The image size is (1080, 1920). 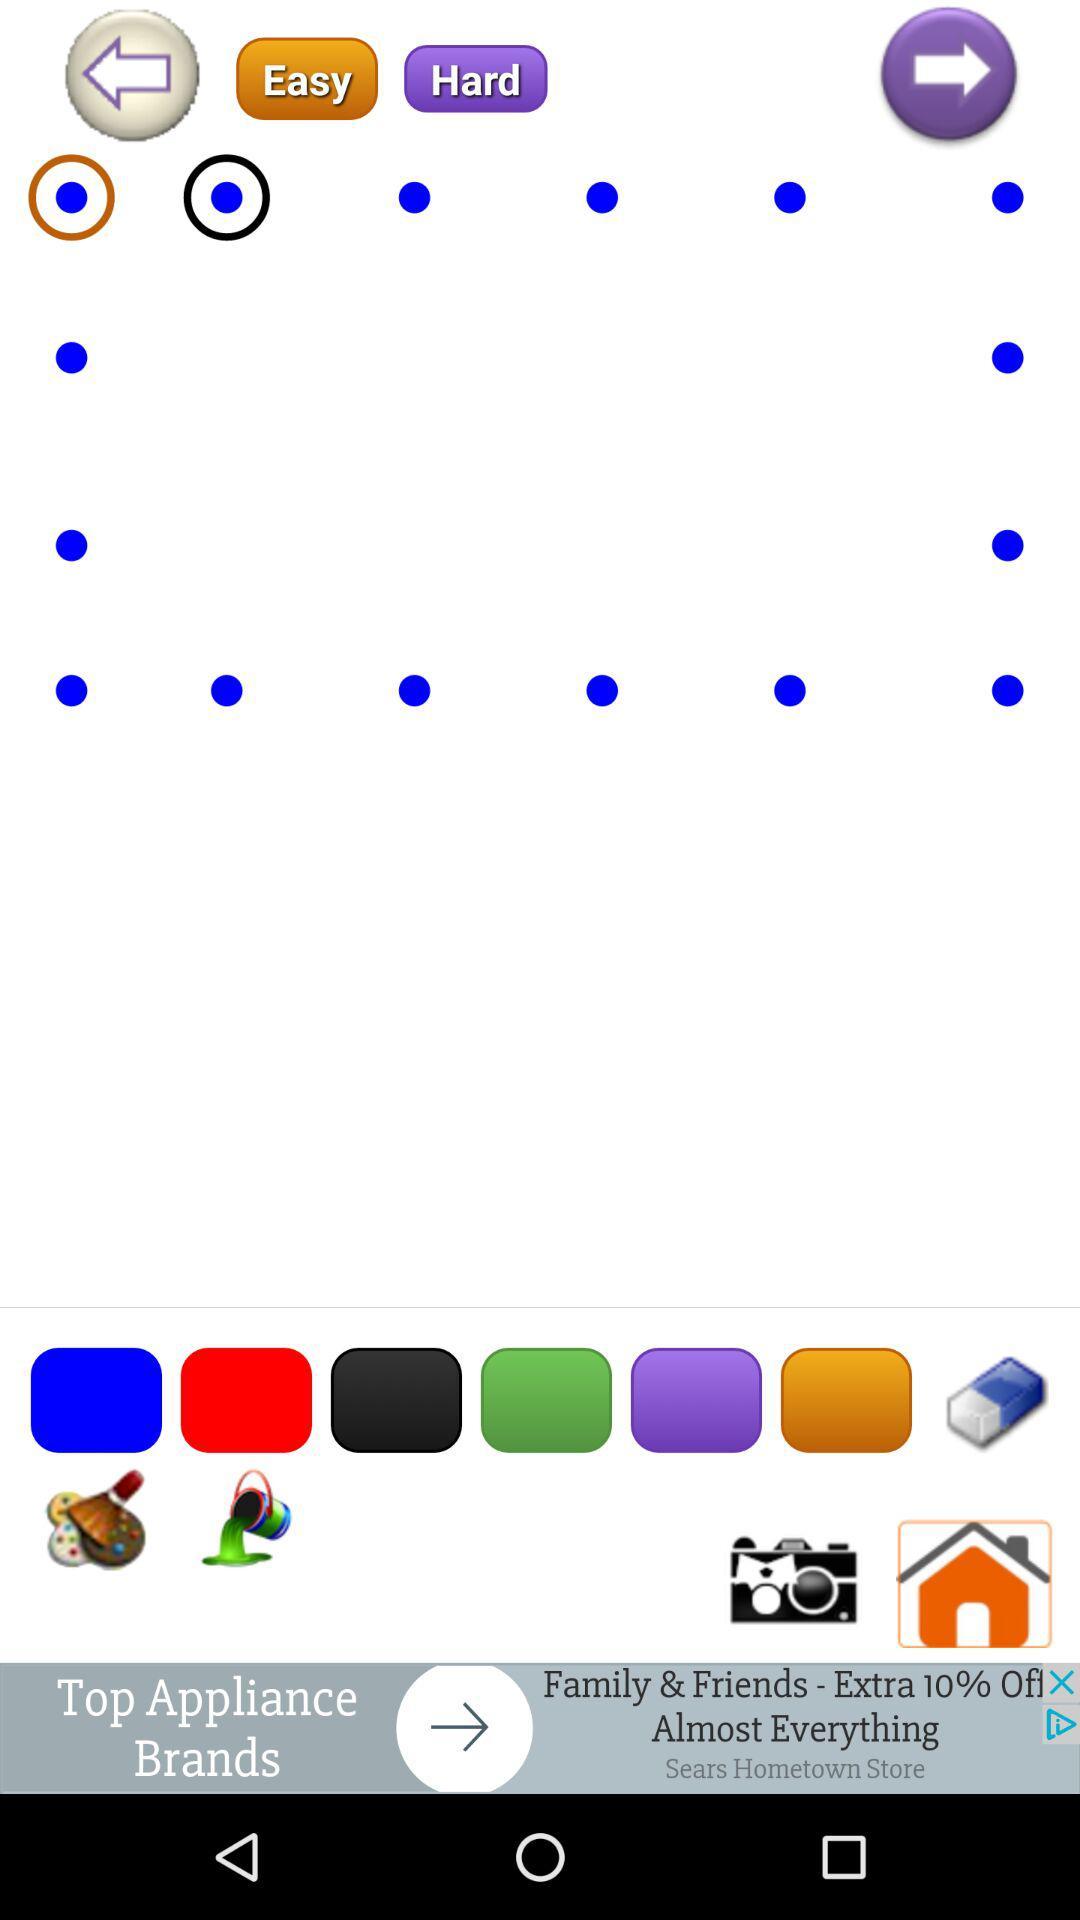 What do you see at coordinates (540, 1727) in the screenshot?
I see `follow advertisement link` at bounding box center [540, 1727].